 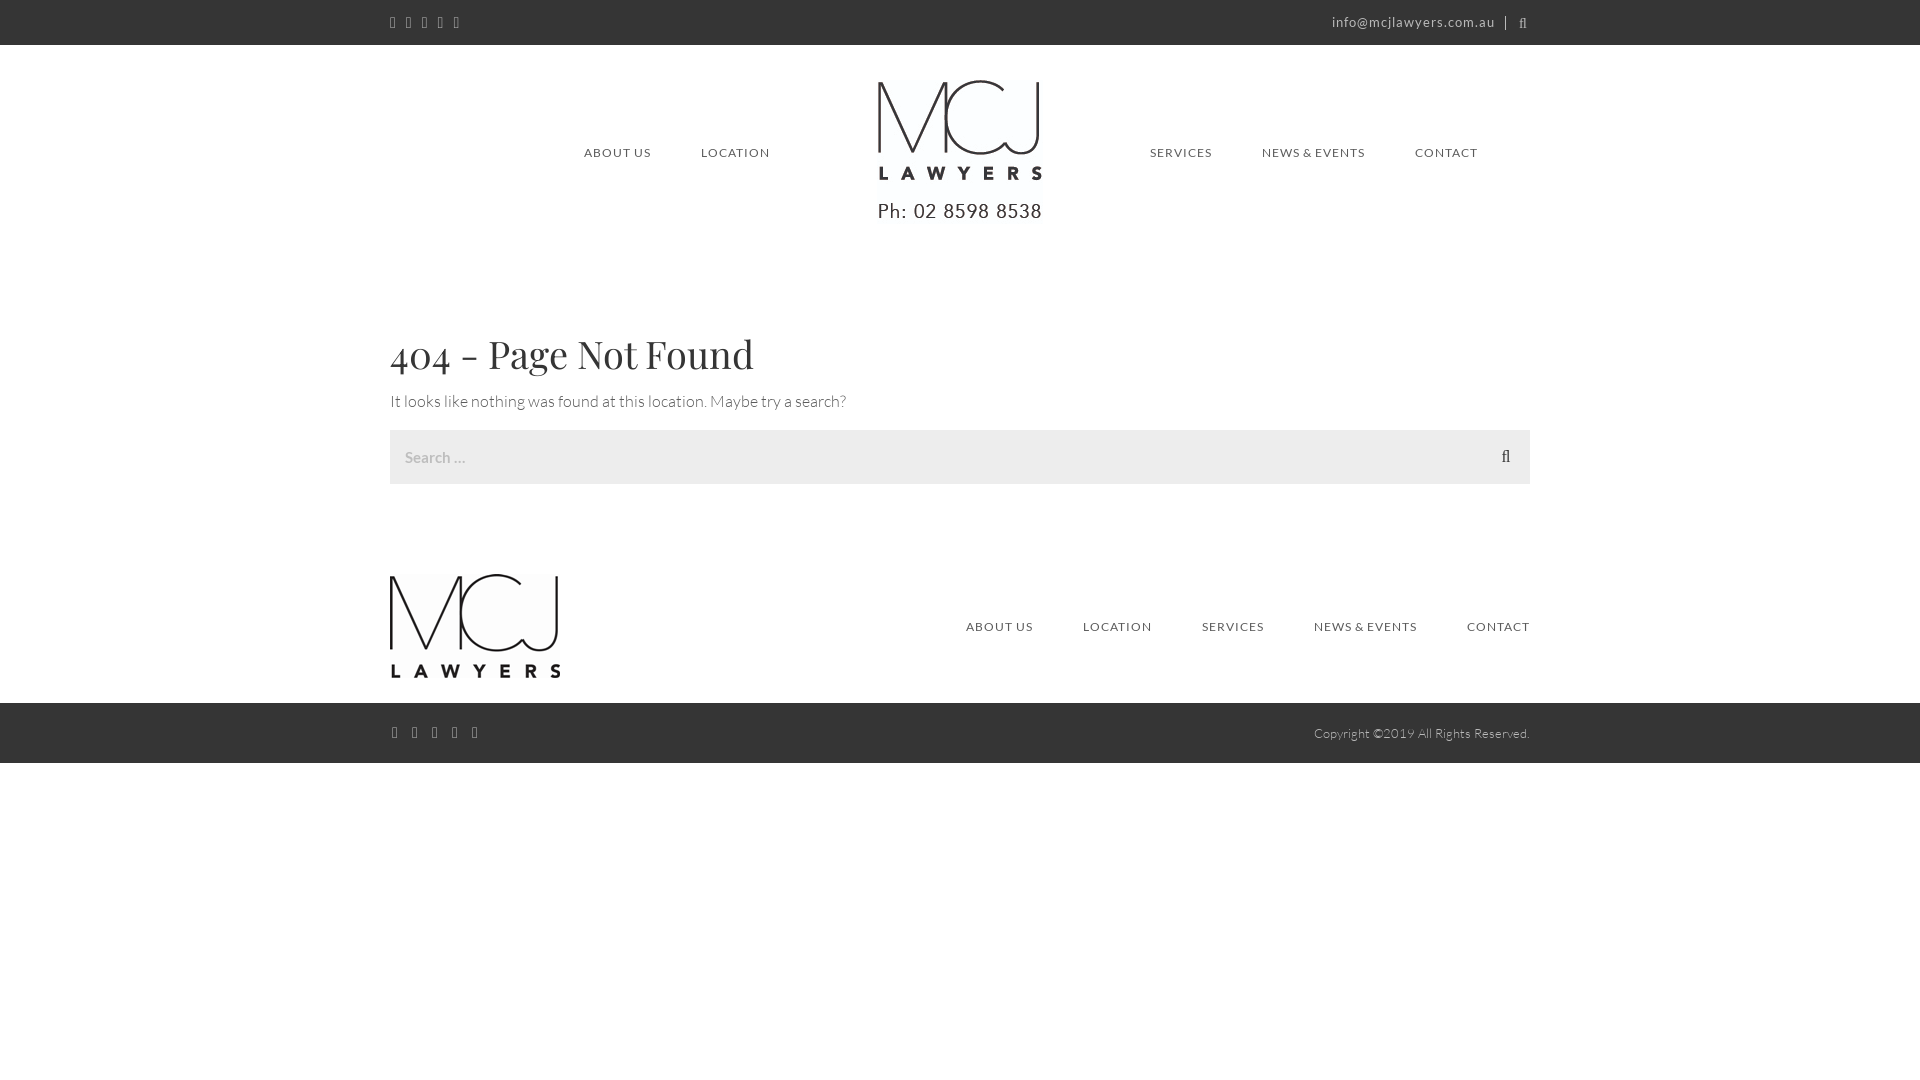 What do you see at coordinates (1506, 454) in the screenshot?
I see `'Search'` at bounding box center [1506, 454].